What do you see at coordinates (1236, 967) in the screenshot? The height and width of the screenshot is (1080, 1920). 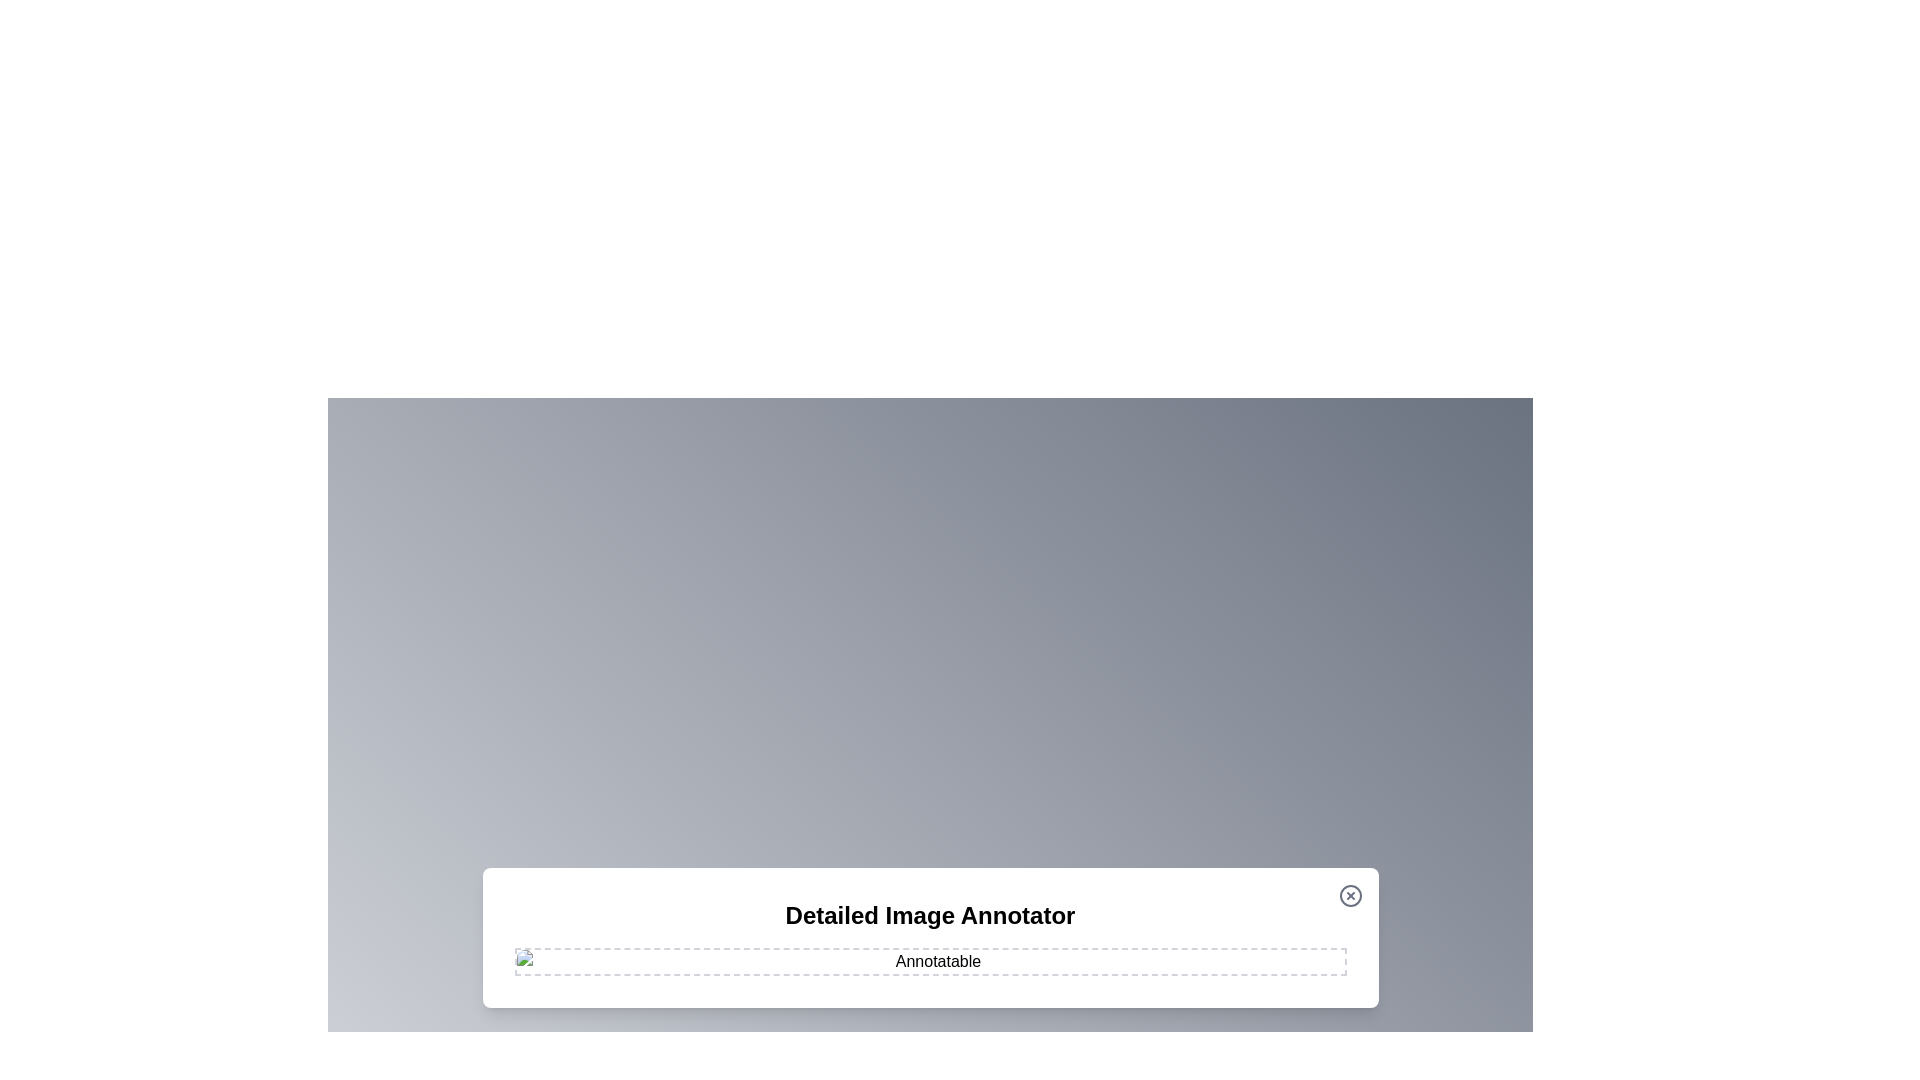 I see `the image at coordinates (1237, 968) to add an annotation` at bounding box center [1236, 967].